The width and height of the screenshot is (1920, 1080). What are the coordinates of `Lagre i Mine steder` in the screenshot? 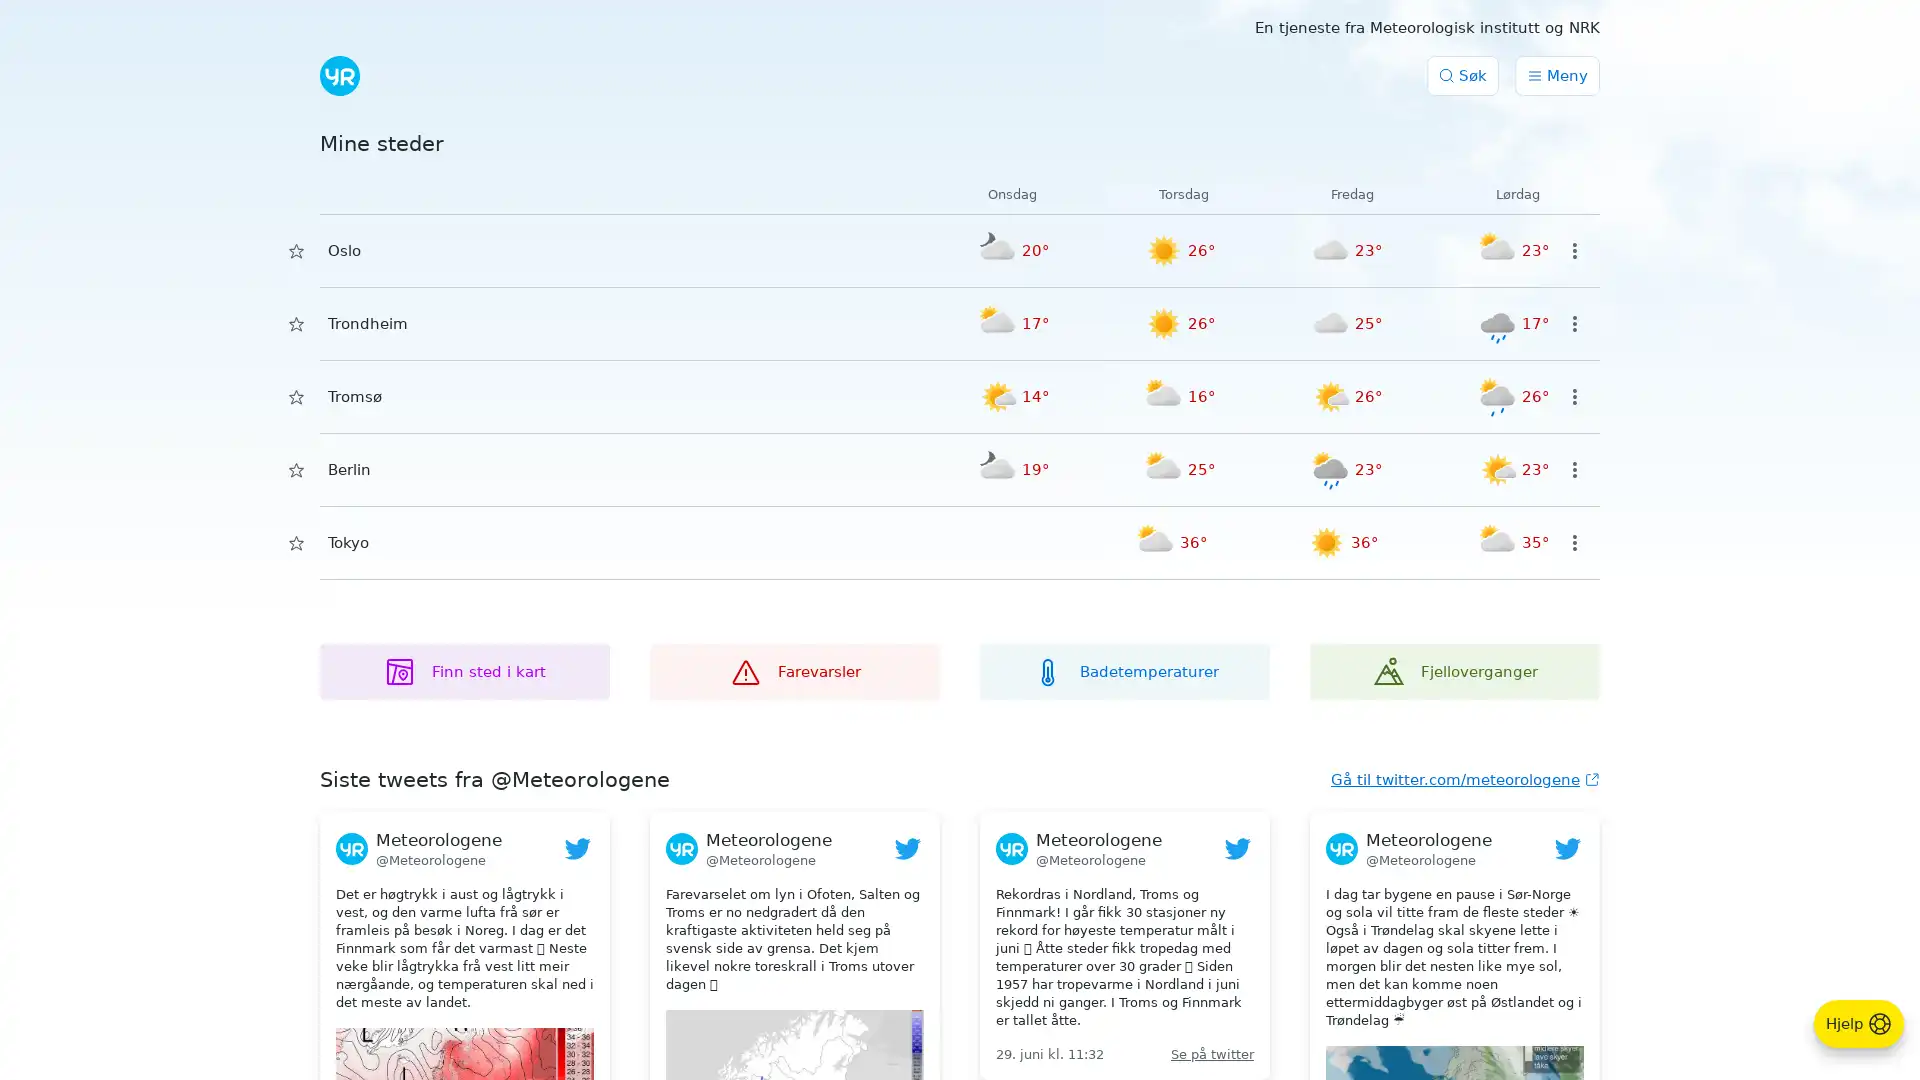 It's located at (295, 323).